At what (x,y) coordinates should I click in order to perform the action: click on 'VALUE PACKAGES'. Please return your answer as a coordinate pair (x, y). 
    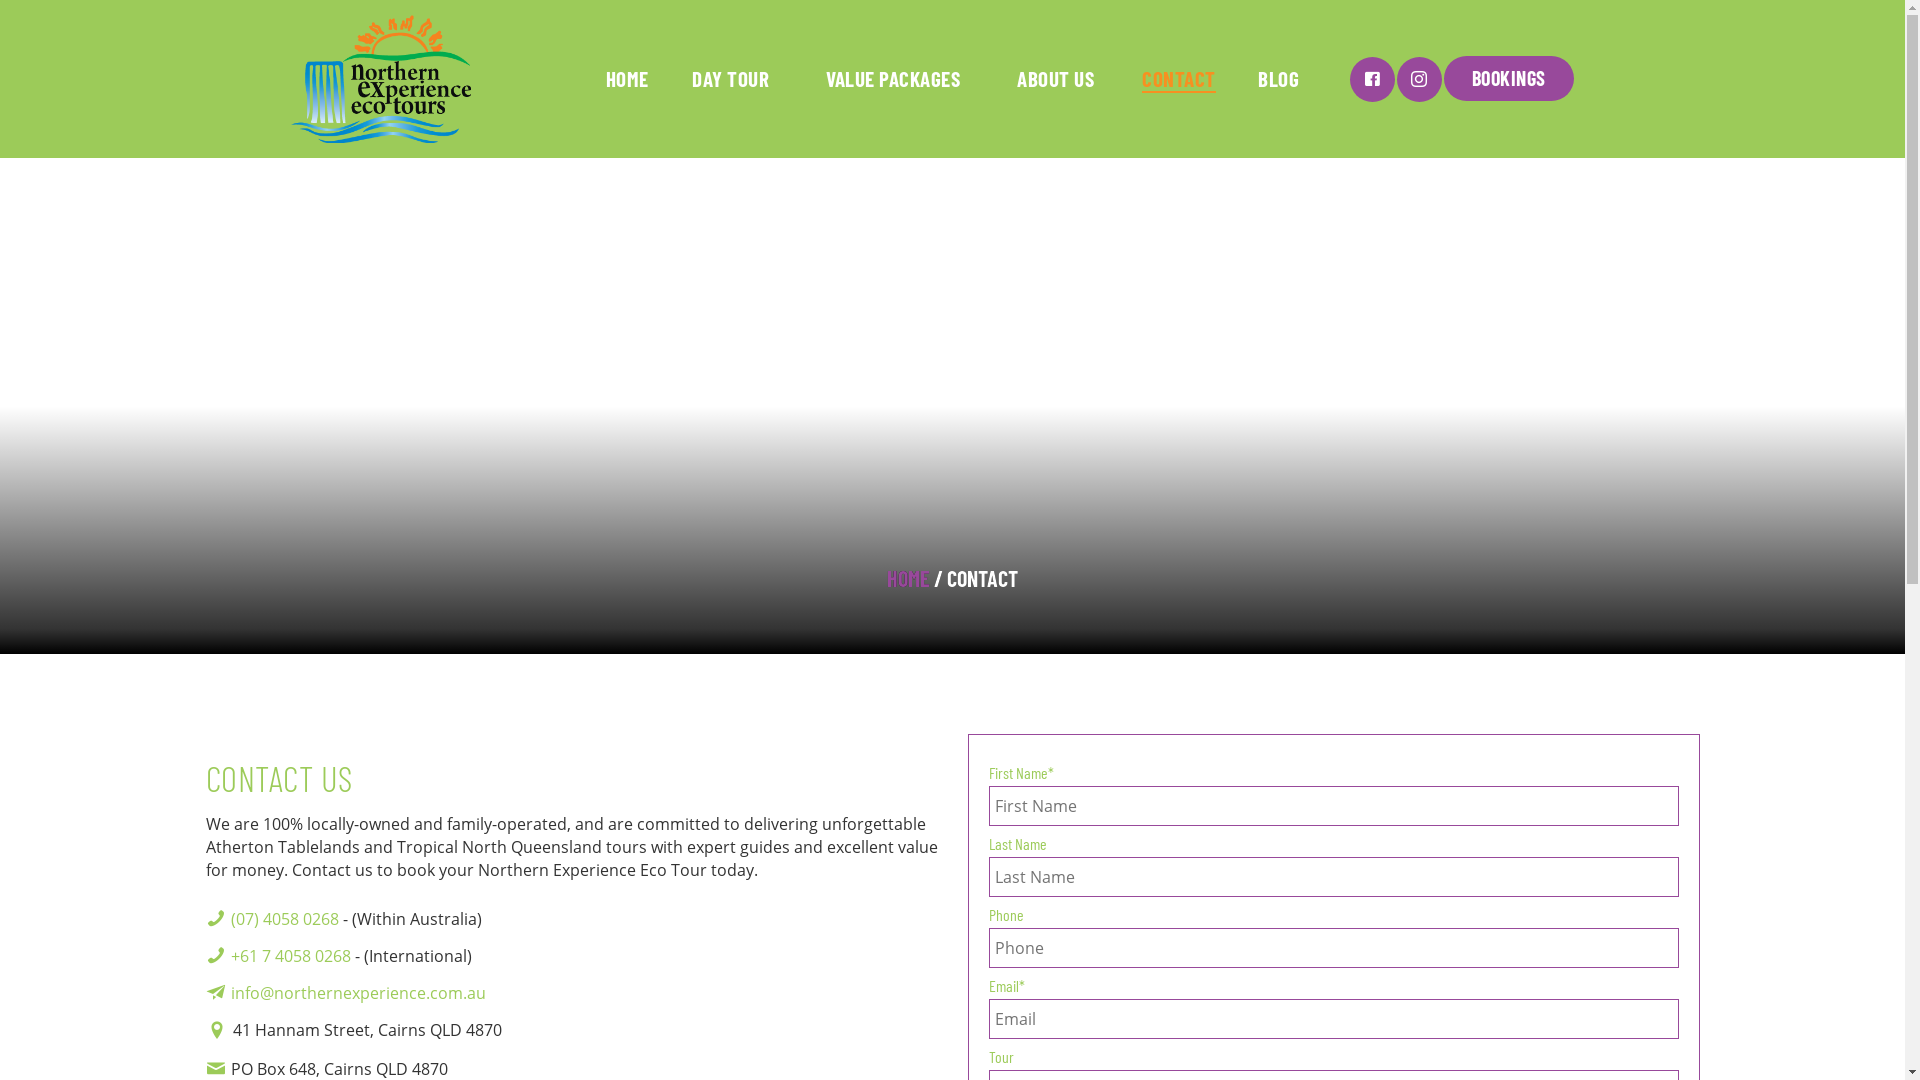
    Looking at the image, I should click on (892, 77).